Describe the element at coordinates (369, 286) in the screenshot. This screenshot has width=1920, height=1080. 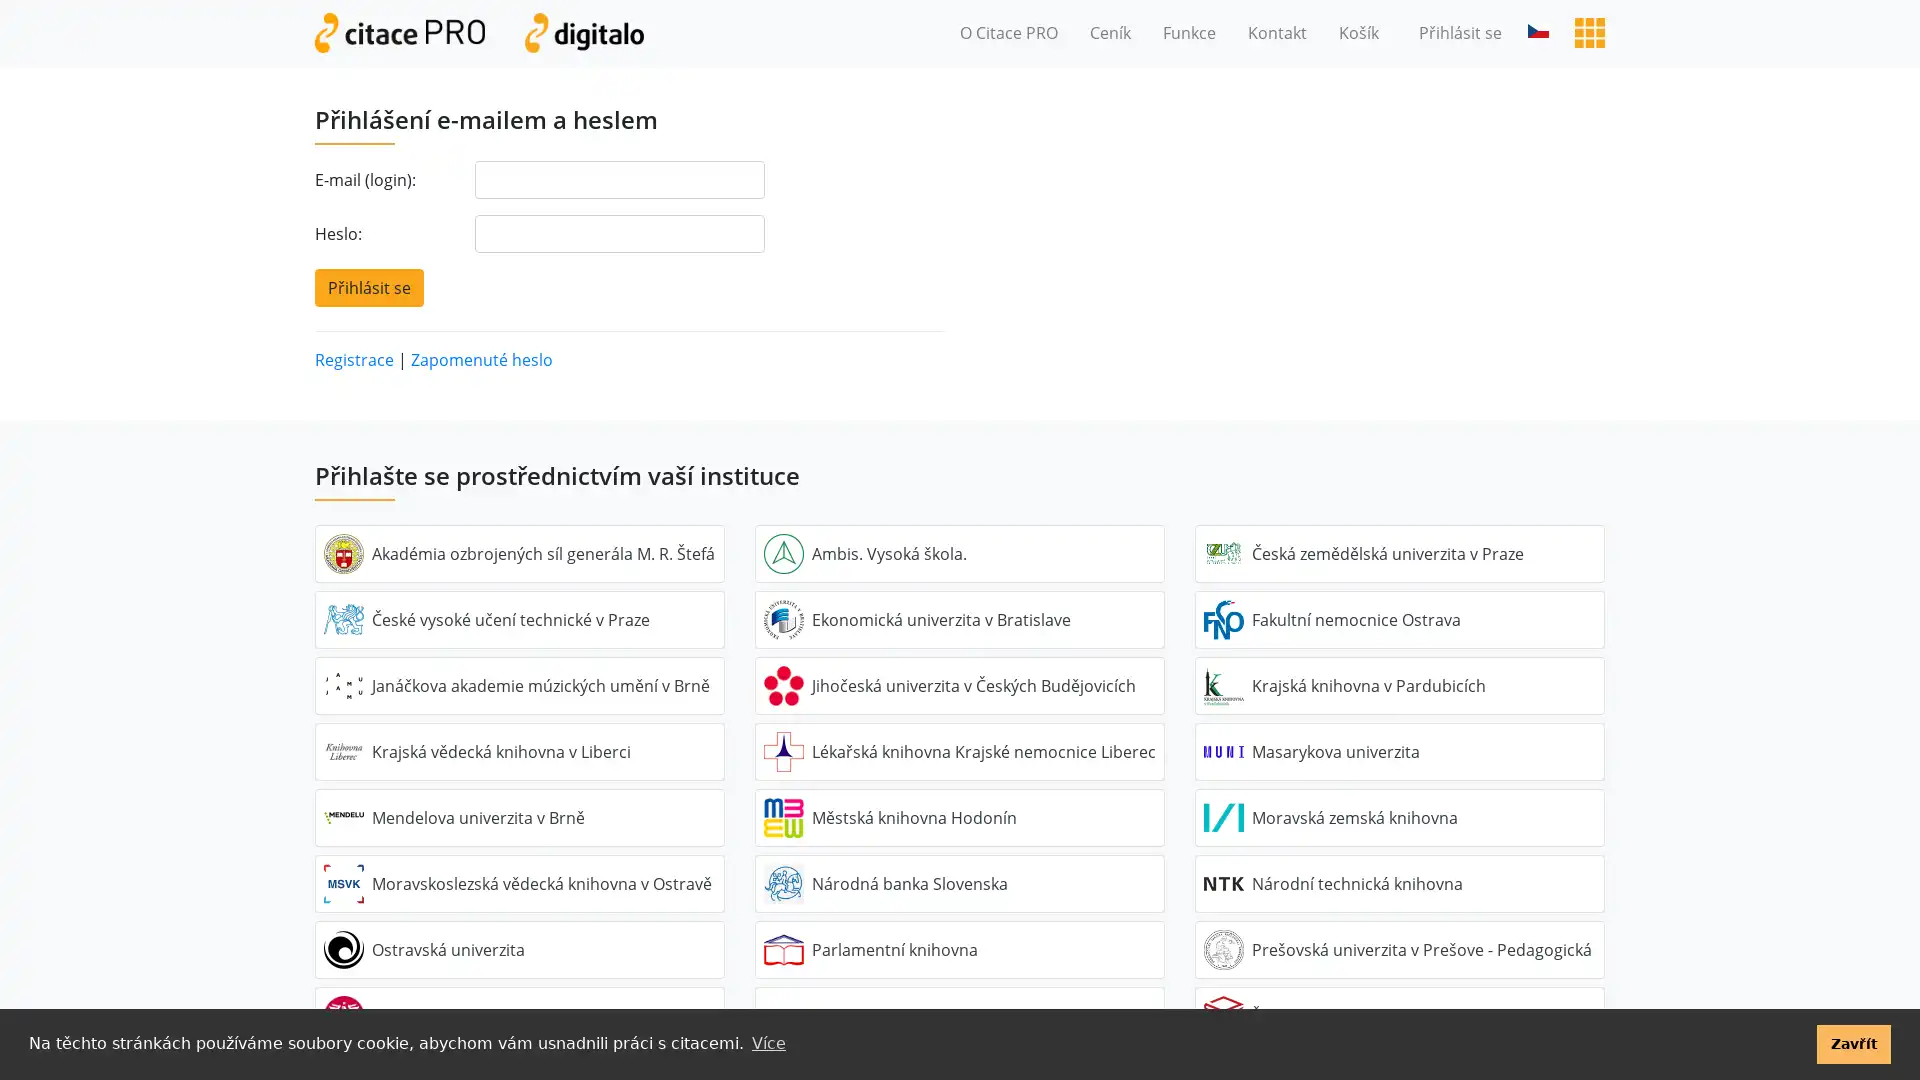
I see `Prihlasit se` at that location.